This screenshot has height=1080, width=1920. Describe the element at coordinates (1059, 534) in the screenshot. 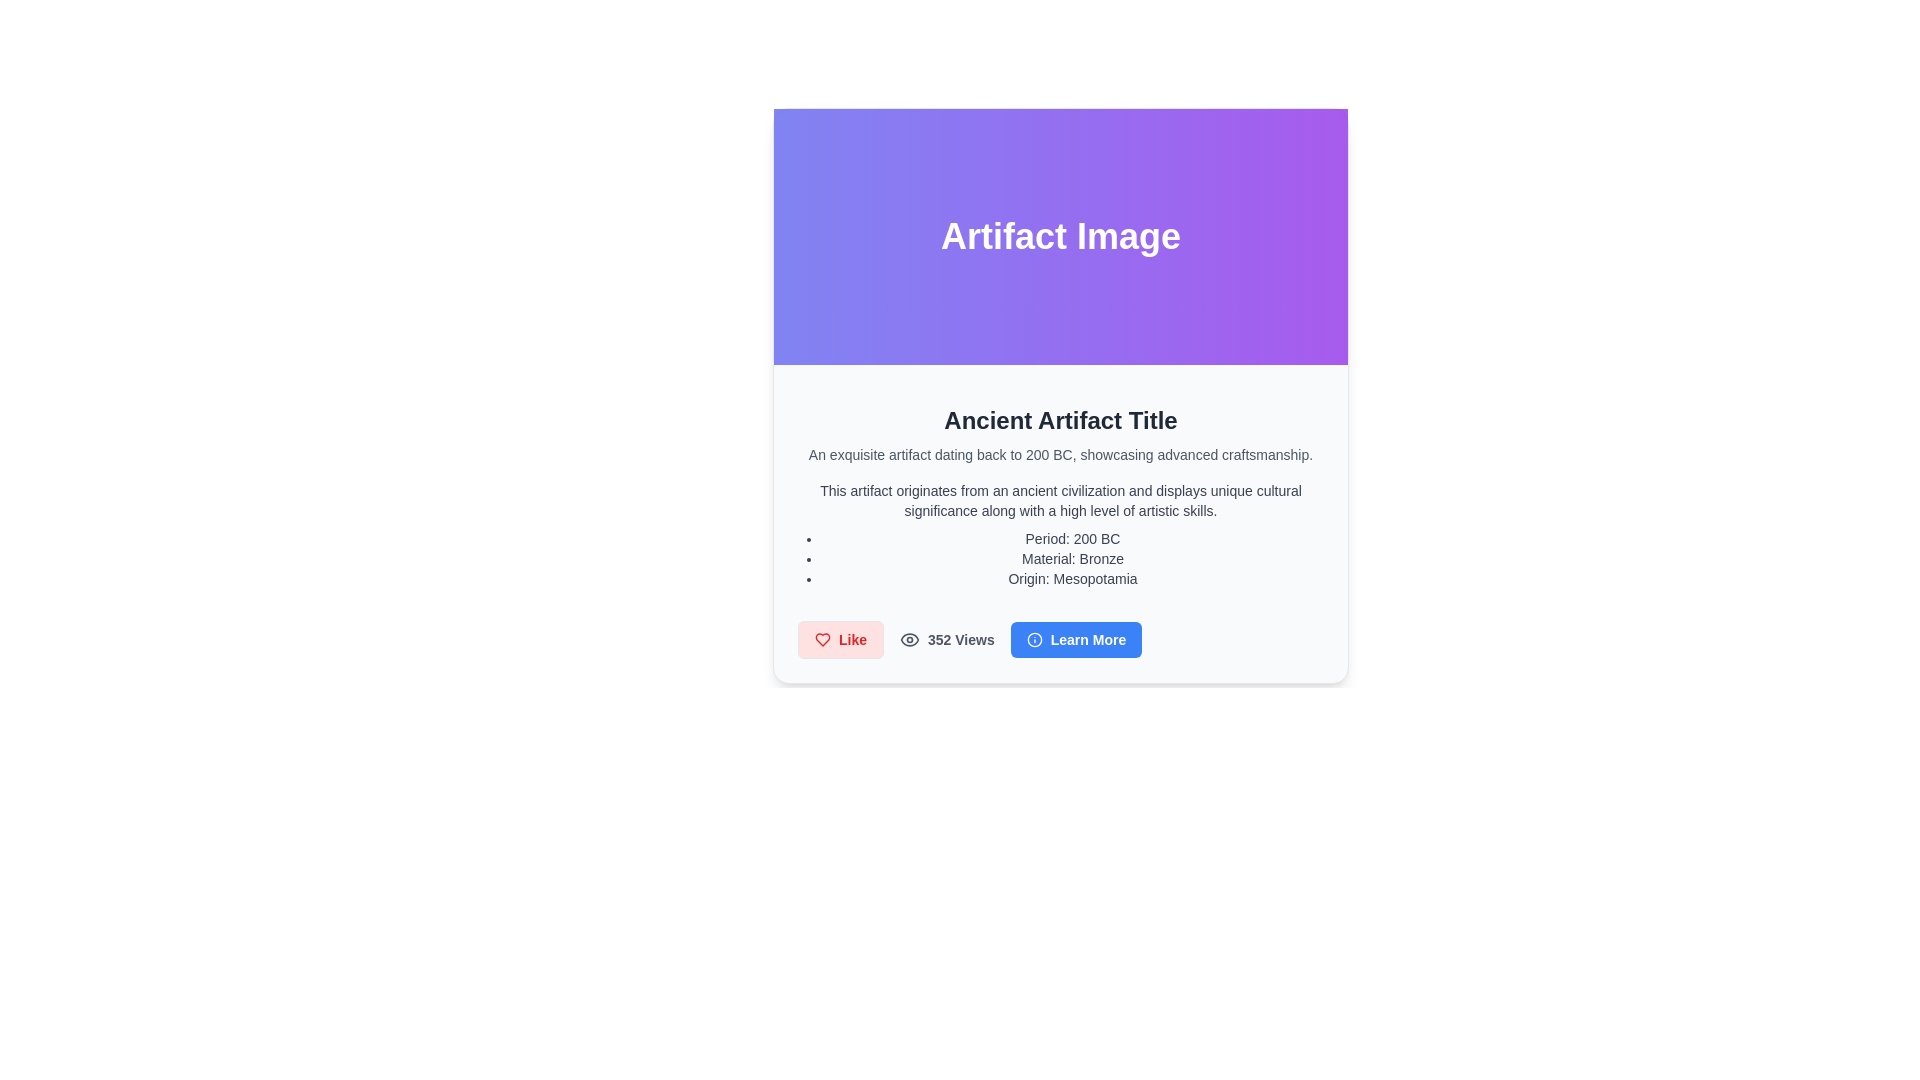

I see `the text block providing detailed information about the artifact, located below the title 'Ancient Artifact Title' and above the interactive buttons` at that location.